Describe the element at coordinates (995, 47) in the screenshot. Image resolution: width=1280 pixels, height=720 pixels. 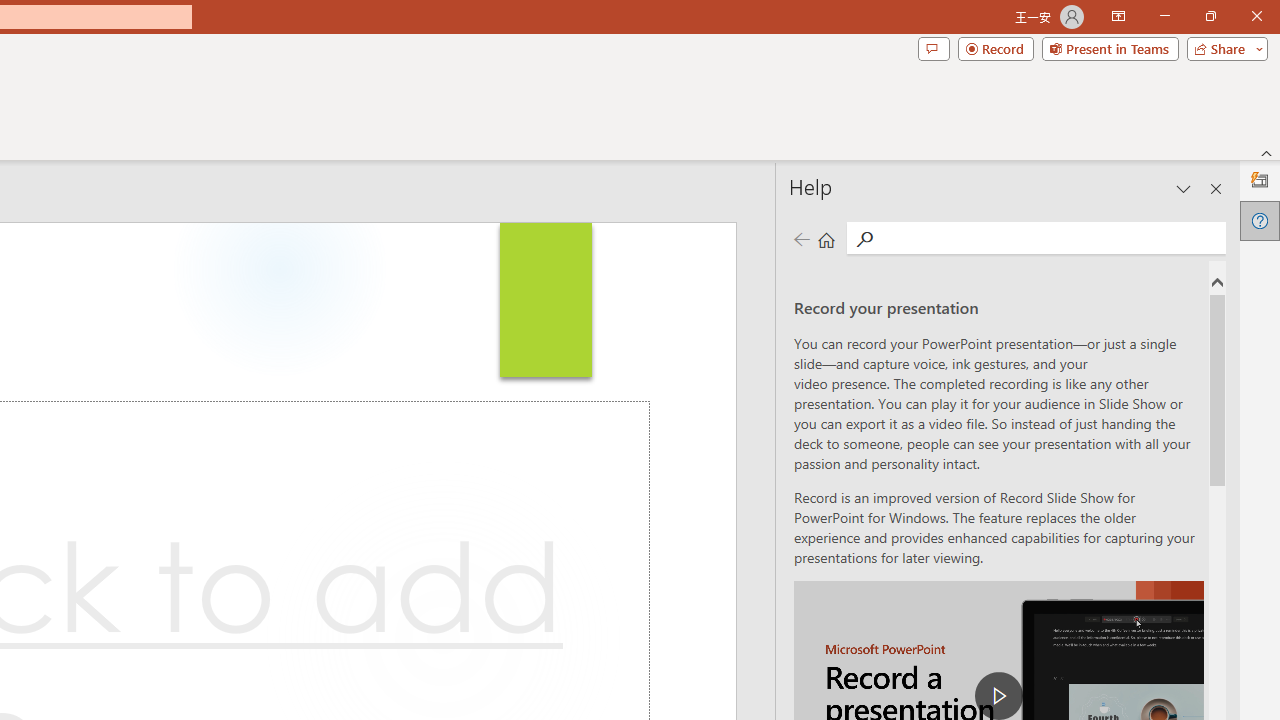
I see `'Record'` at that location.